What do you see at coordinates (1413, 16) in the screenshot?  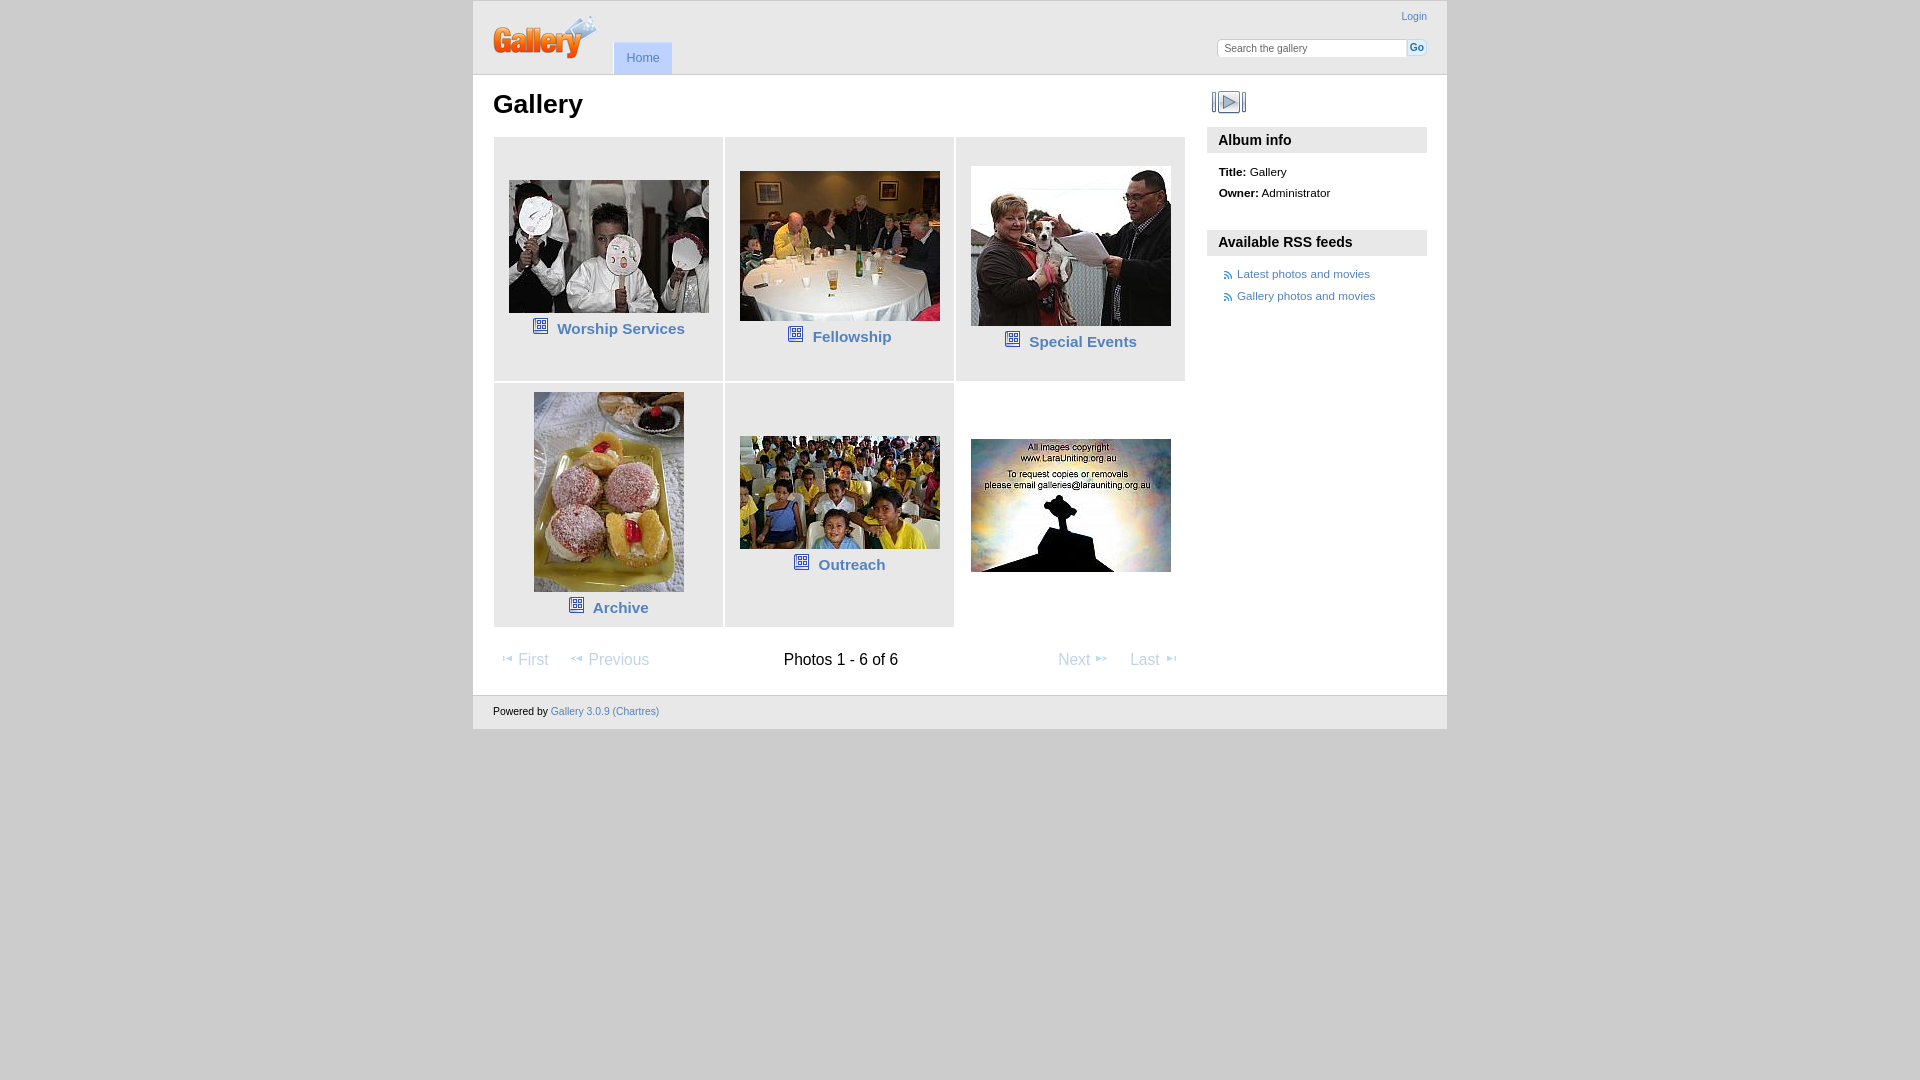 I see `'Login'` at bounding box center [1413, 16].